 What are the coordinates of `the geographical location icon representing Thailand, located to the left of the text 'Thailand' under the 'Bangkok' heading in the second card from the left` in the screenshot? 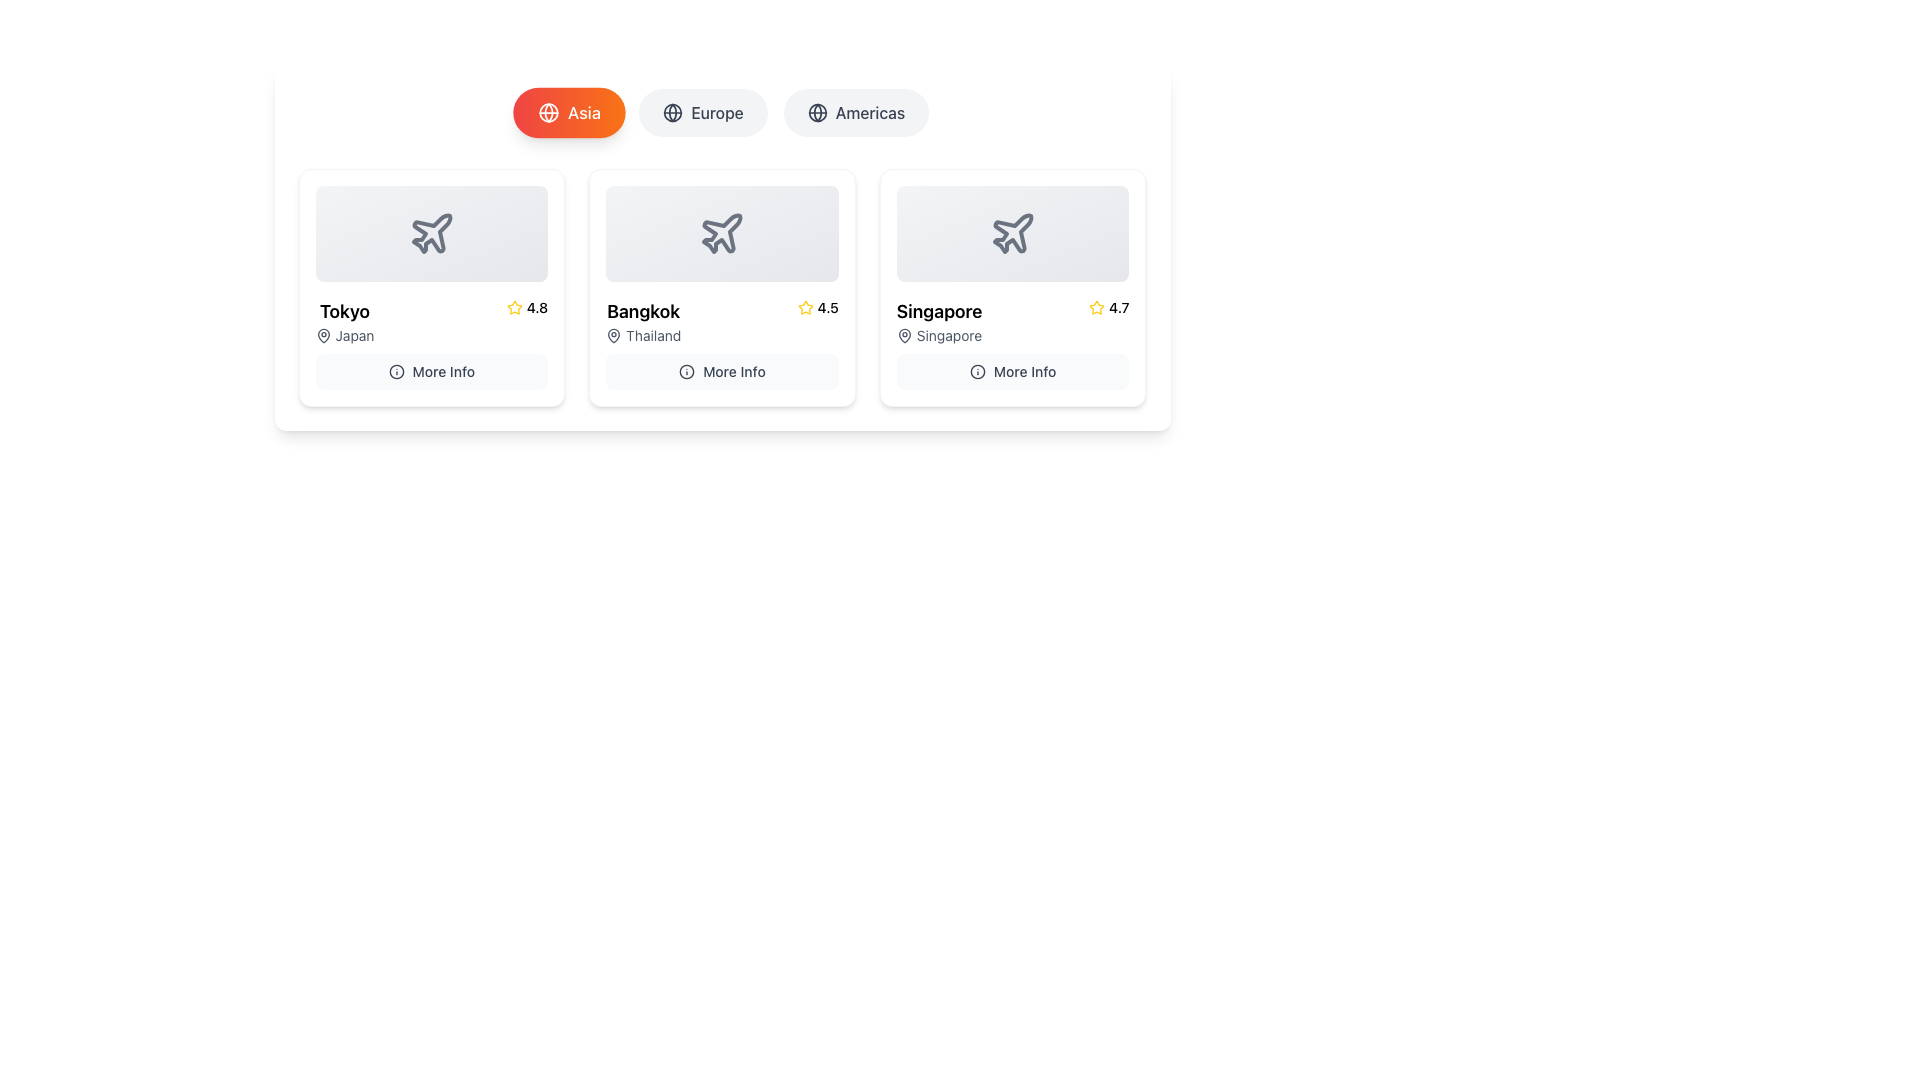 It's located at (613, 334).